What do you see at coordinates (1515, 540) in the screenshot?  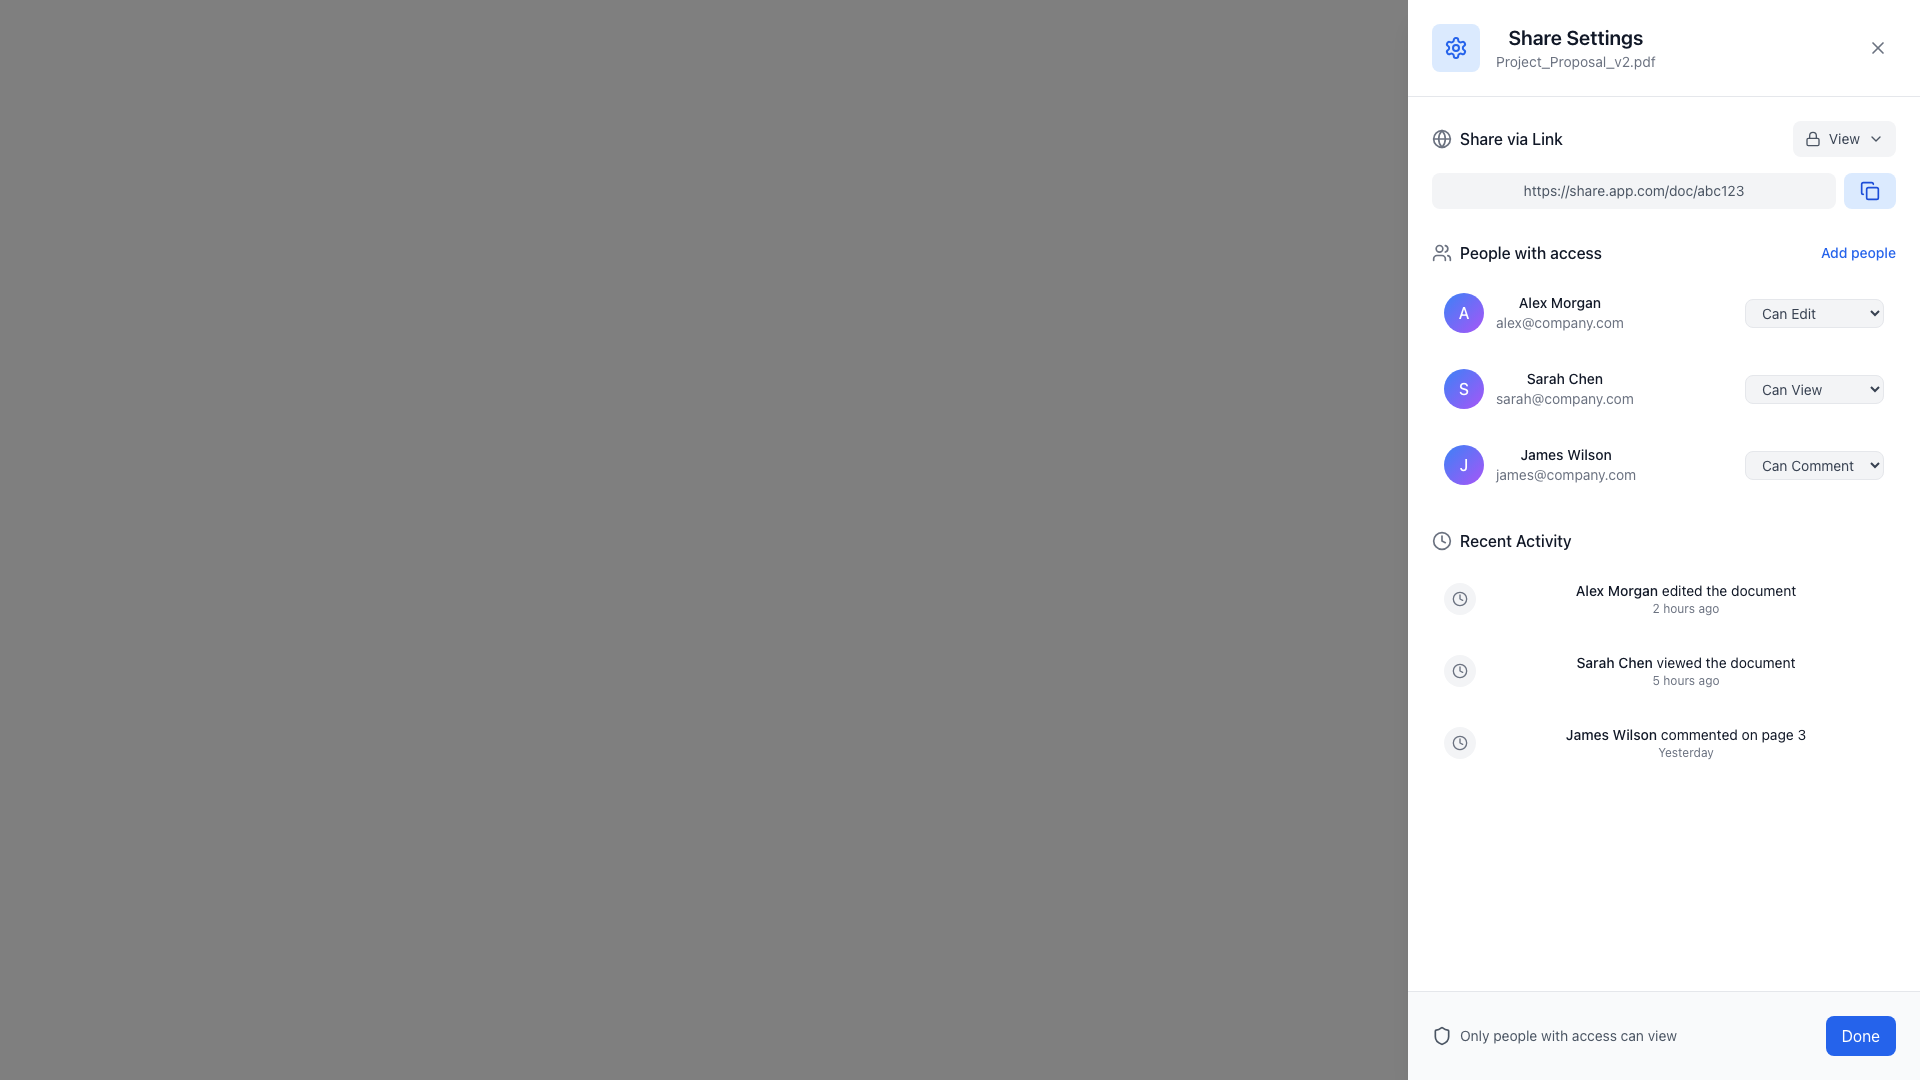 I see `the 'Recent Activity' text label, which is styled in a medium-weight sans-serif font and is located at the top right of the interface, next to a clock icon` at bounding box center [1515, 540].